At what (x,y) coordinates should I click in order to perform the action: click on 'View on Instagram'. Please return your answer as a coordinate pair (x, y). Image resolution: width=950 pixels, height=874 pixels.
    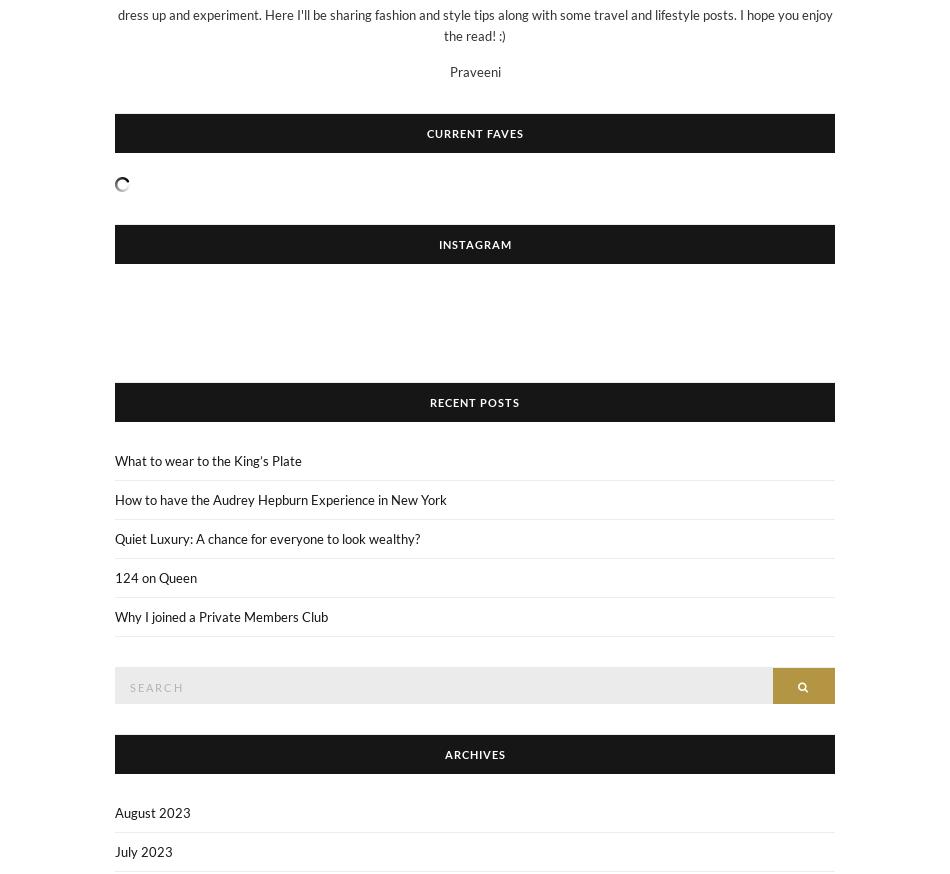
    Looking at the image, I should click on (484, 316).